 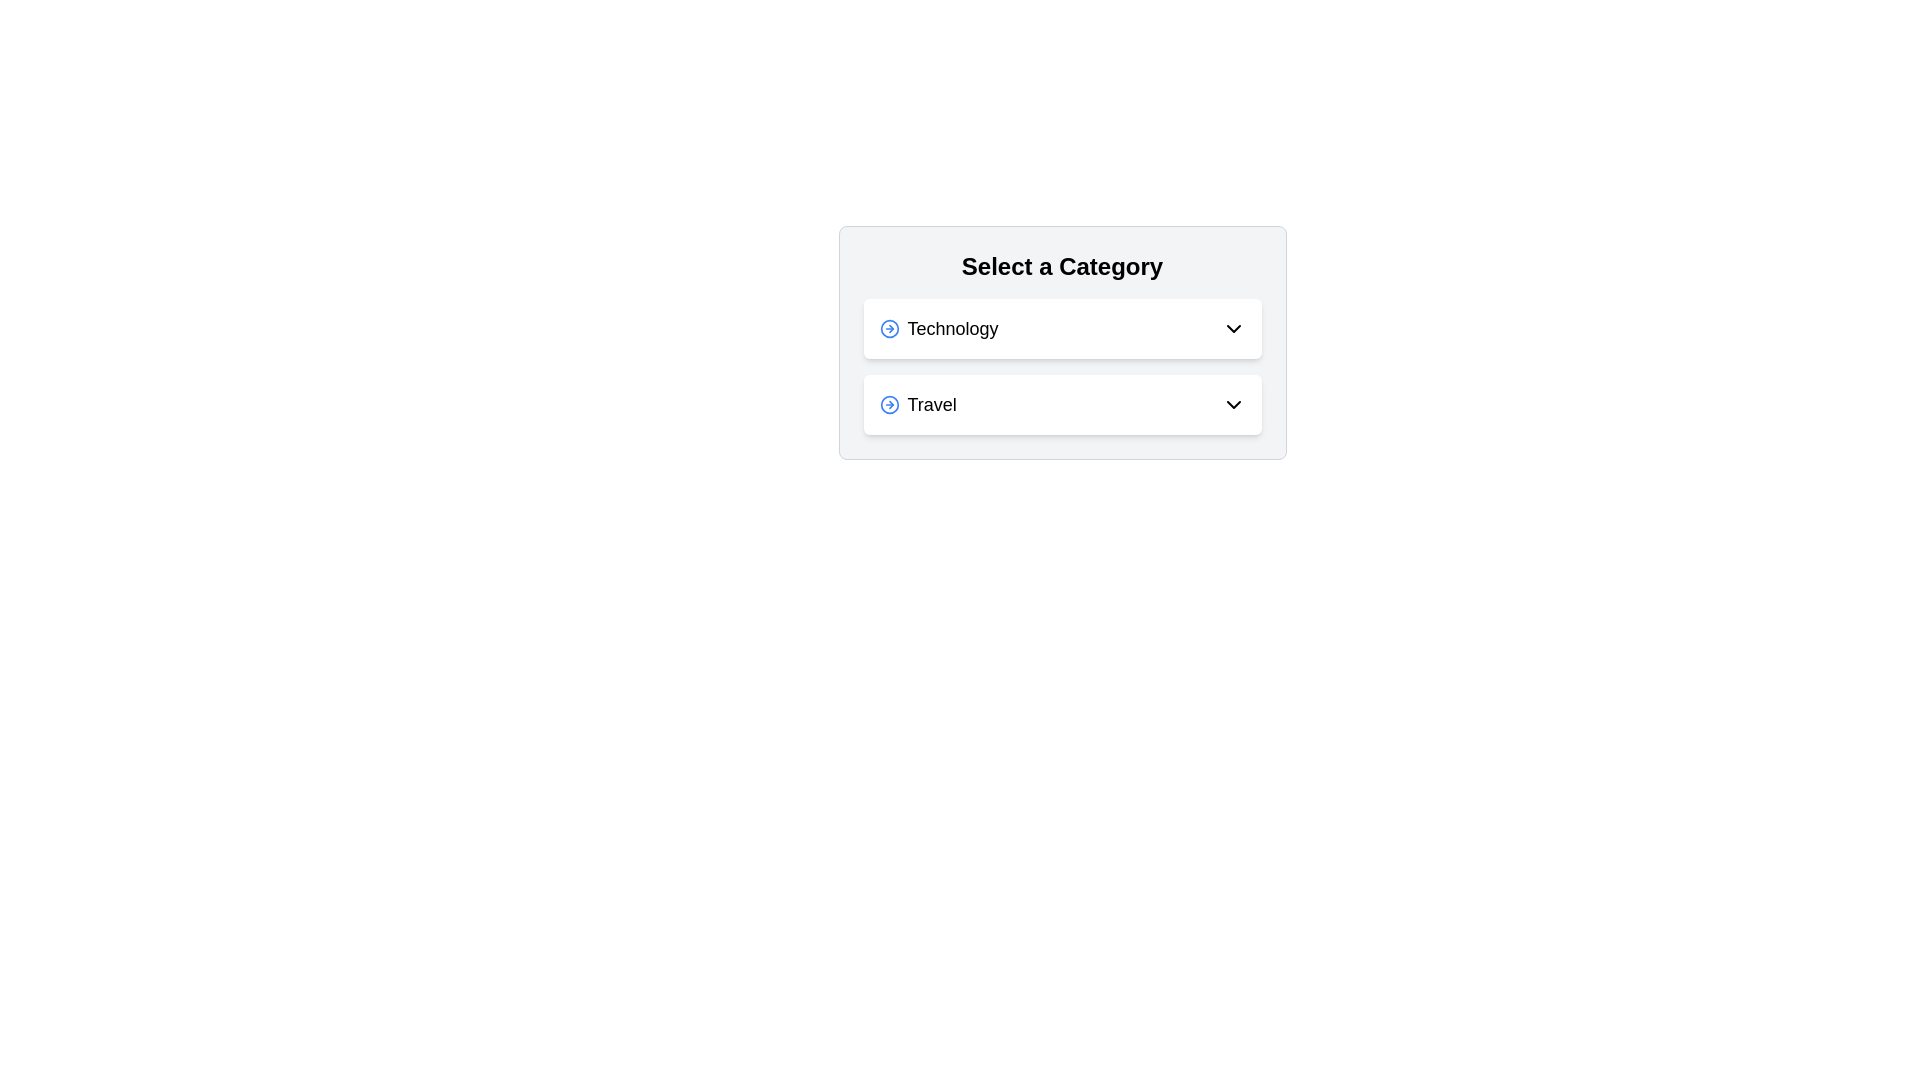 I want to click on the 'Technology' category selection box, which is the first item in a vertical list above the 'Travel' item, so click(x=1061, y=327).